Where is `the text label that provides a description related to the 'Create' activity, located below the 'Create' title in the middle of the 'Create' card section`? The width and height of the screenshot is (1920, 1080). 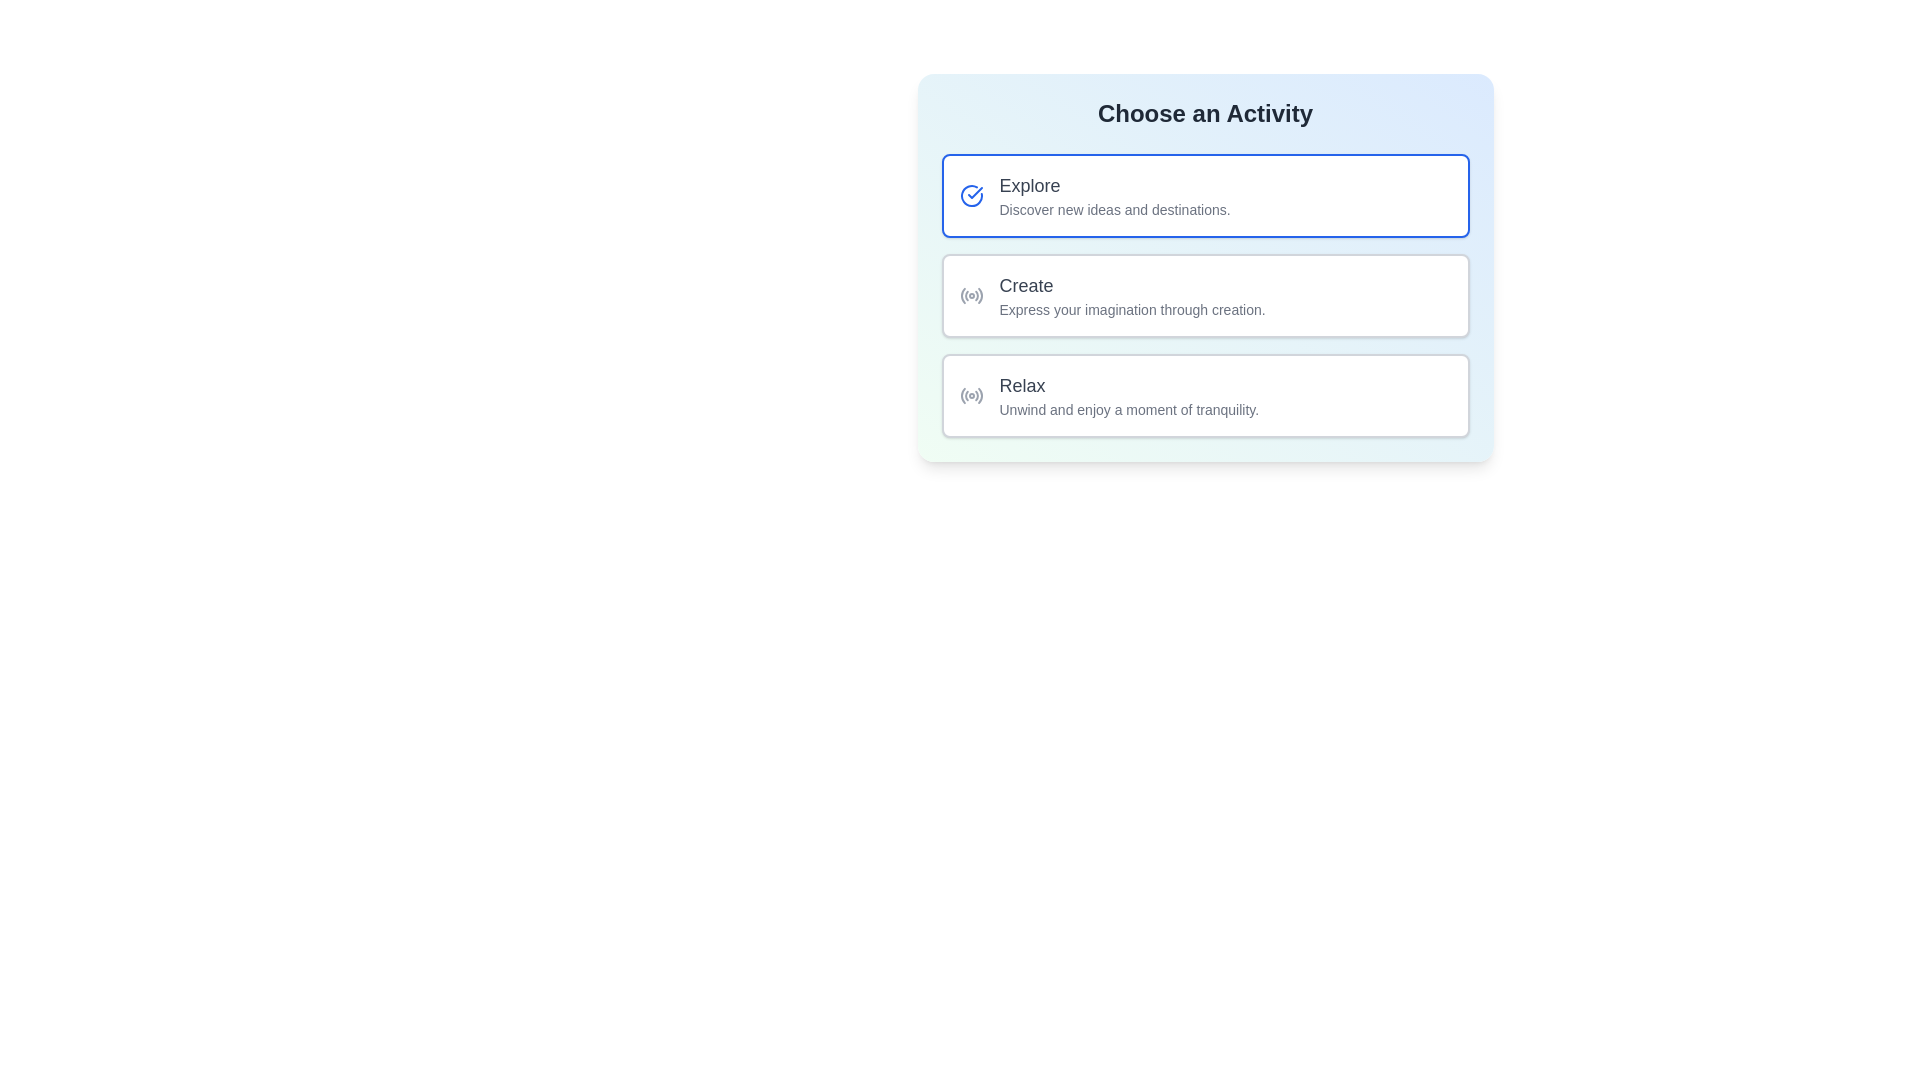
the text label that provides a description related to the 'Create' activity, located below the 'Create' title in the middle of the 'Create' card section is located at coordinates (1132, 309).